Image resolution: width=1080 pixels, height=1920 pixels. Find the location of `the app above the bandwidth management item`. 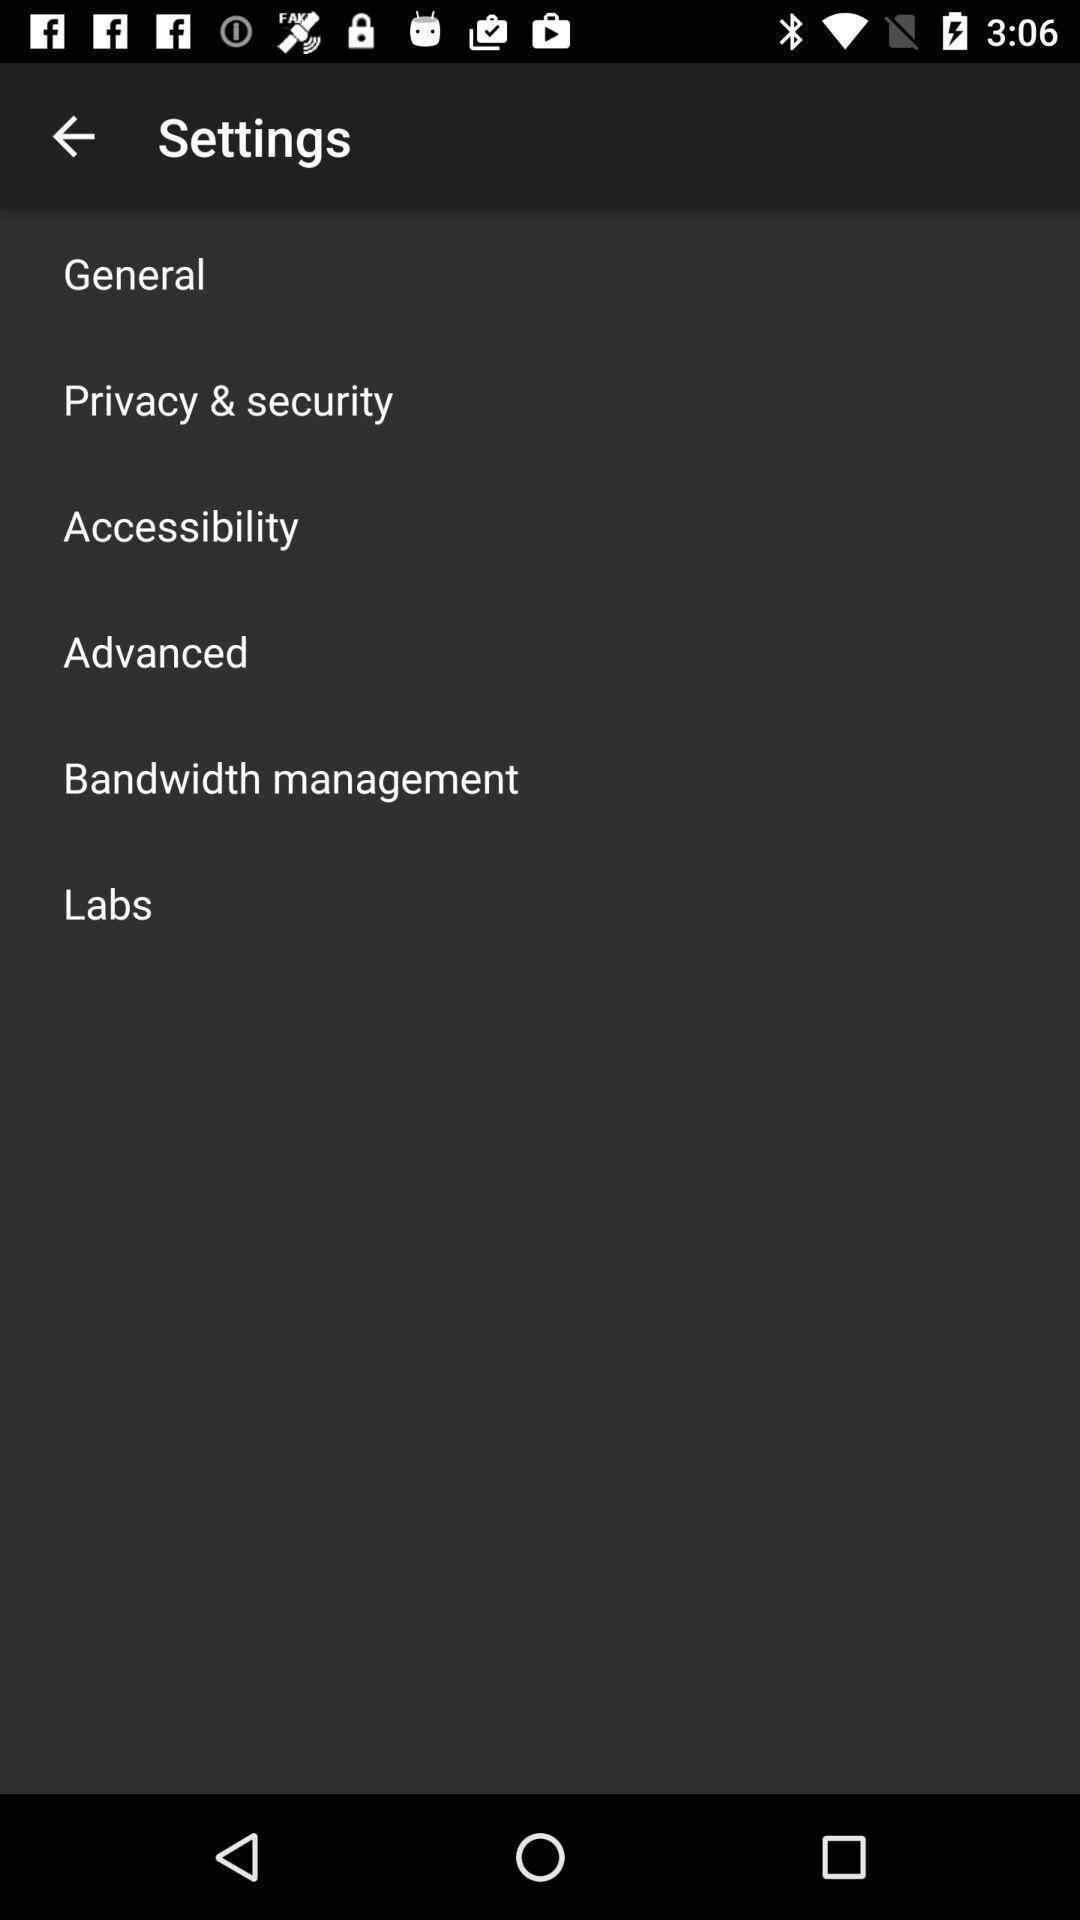

the app above the bandwidth management item is located at coordinates (154, 651).